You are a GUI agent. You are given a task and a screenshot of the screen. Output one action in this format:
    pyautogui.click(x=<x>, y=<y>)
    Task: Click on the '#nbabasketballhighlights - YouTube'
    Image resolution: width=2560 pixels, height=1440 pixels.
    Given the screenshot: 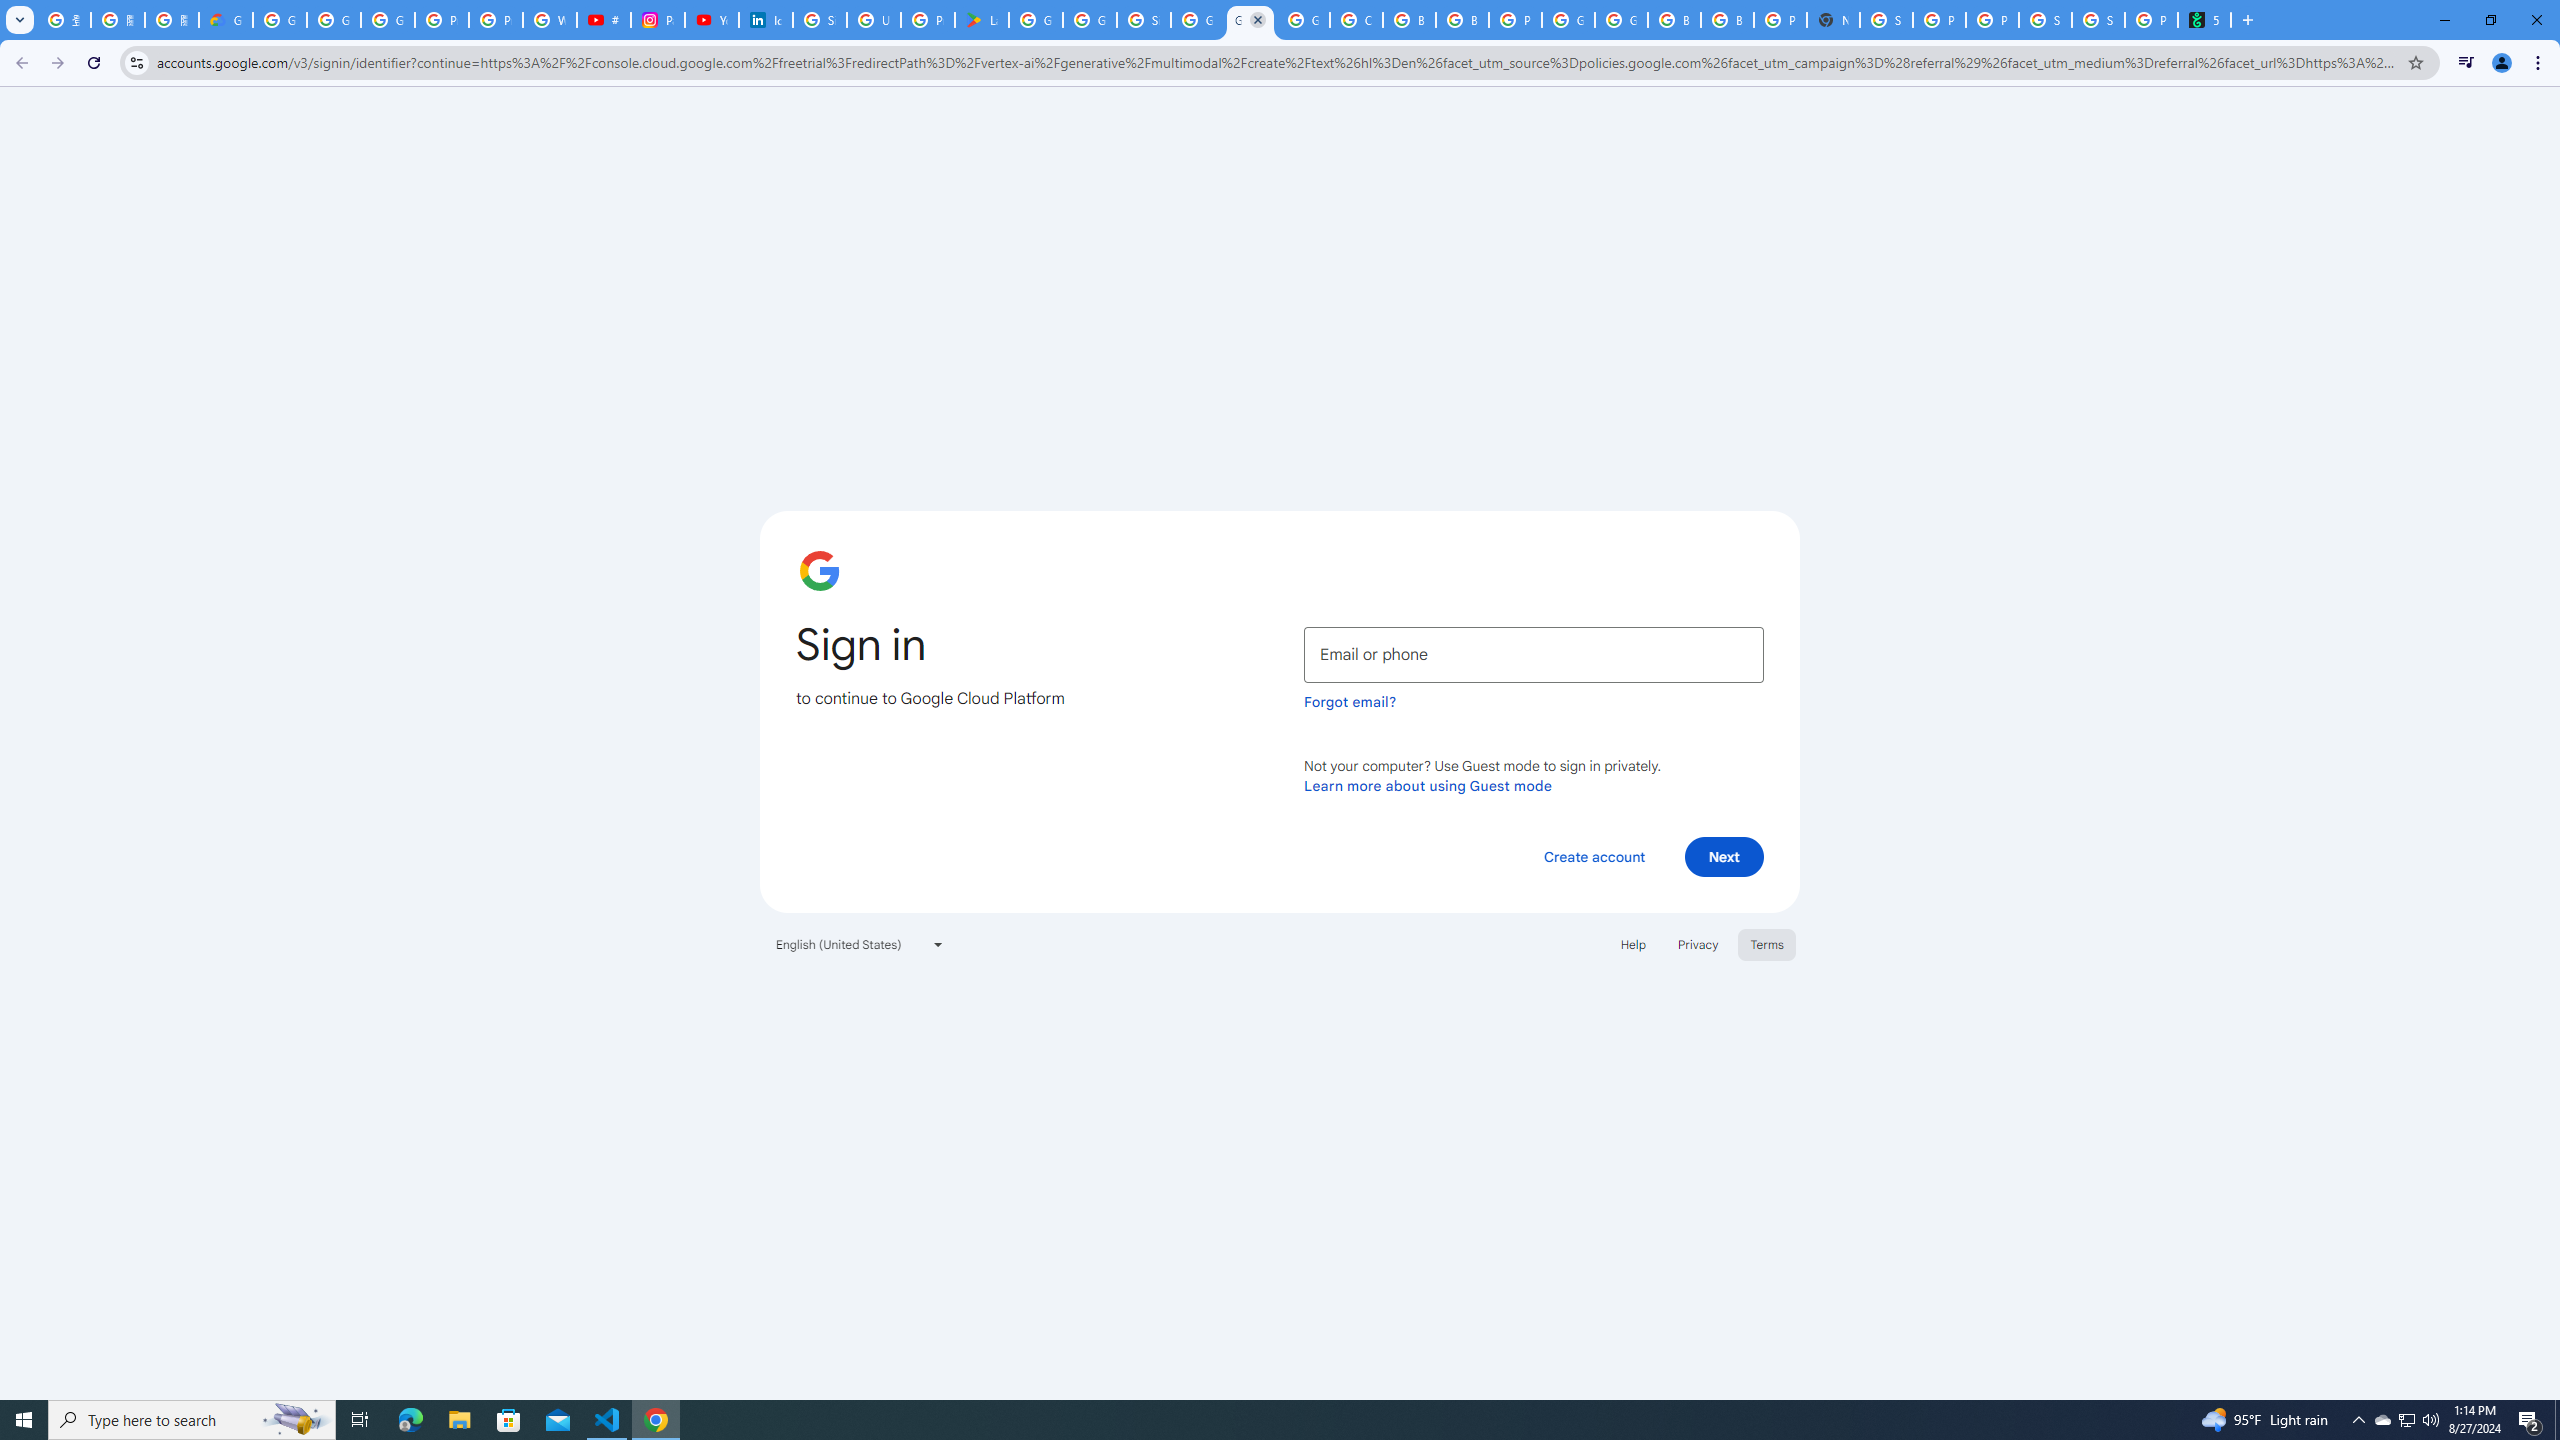 What is the action you would take?
    pyautogui.click(x=603, y=19)
    